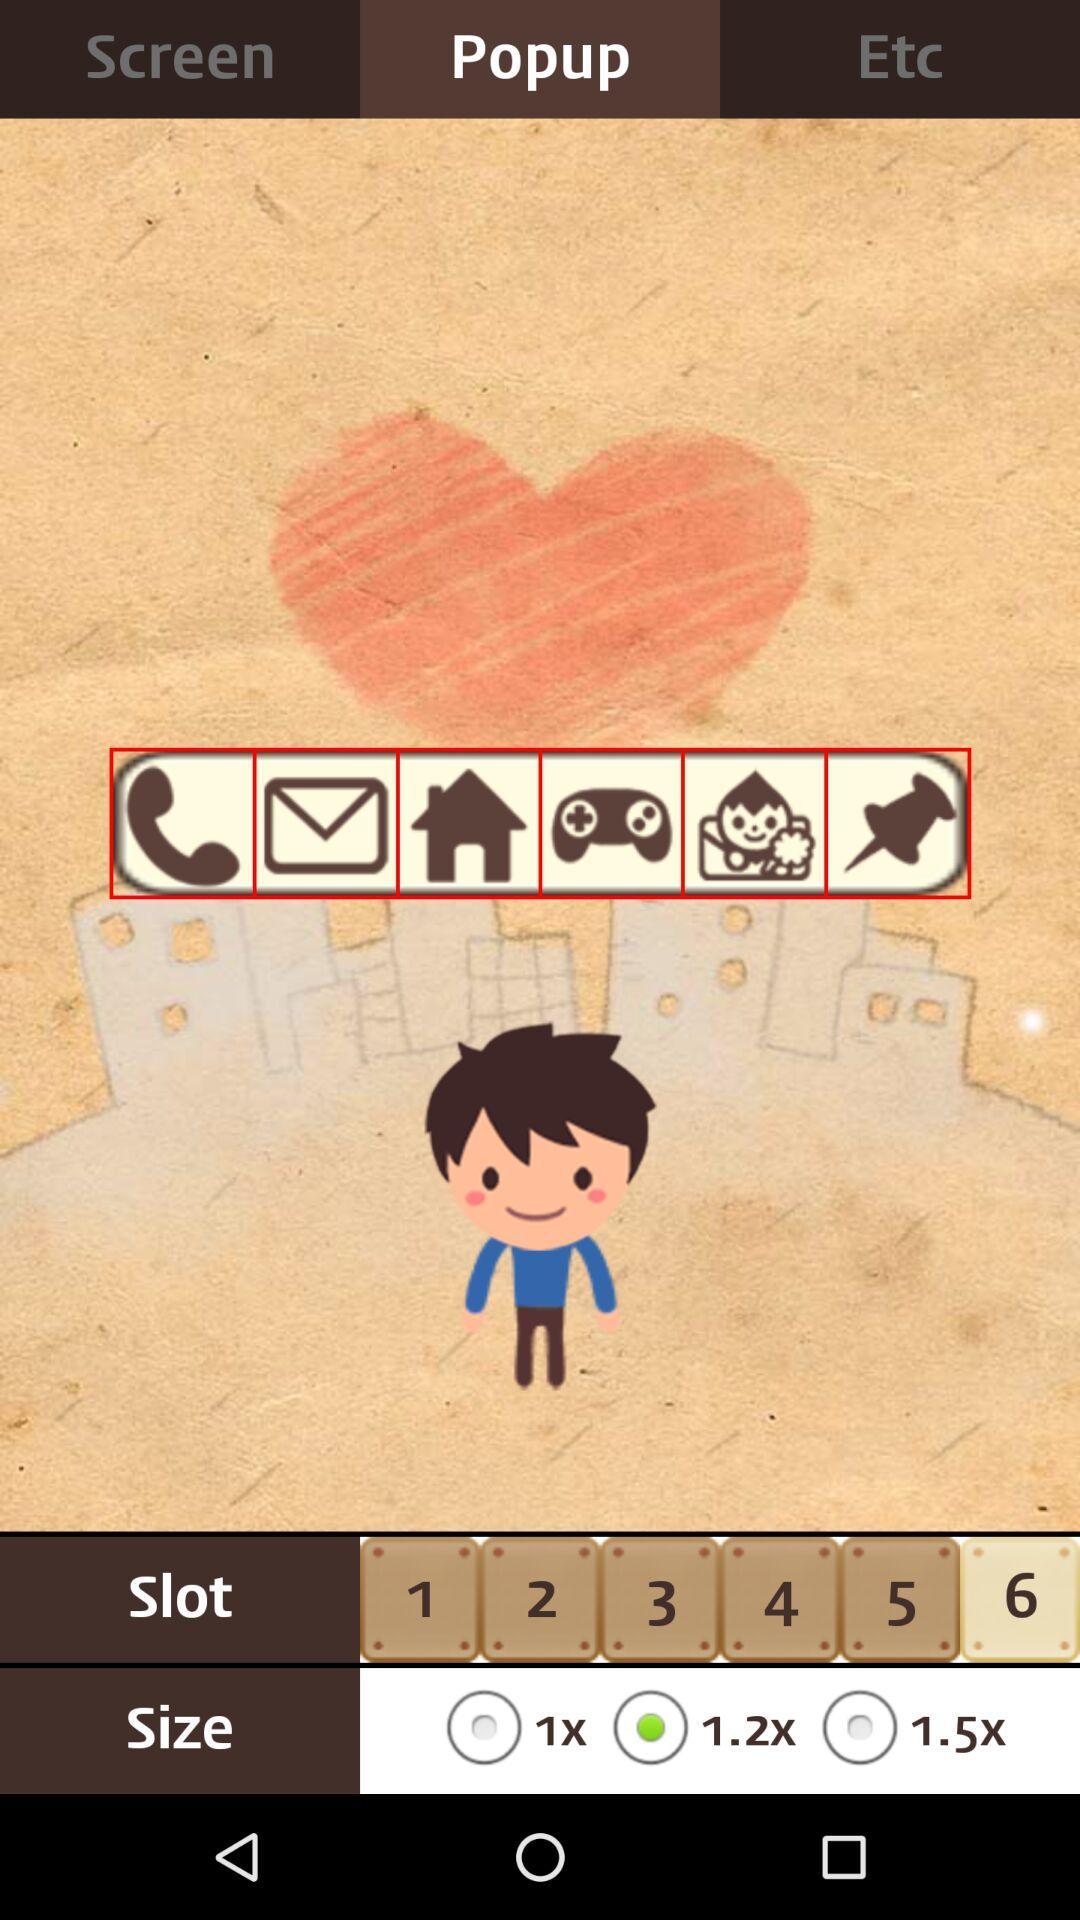 The width and height of the screenshot is (1080, 1920). What do you see at coordinates (508, 1730) in the screenshot?
I see `icon next to the slot item` at bounding box center [508, 1730].